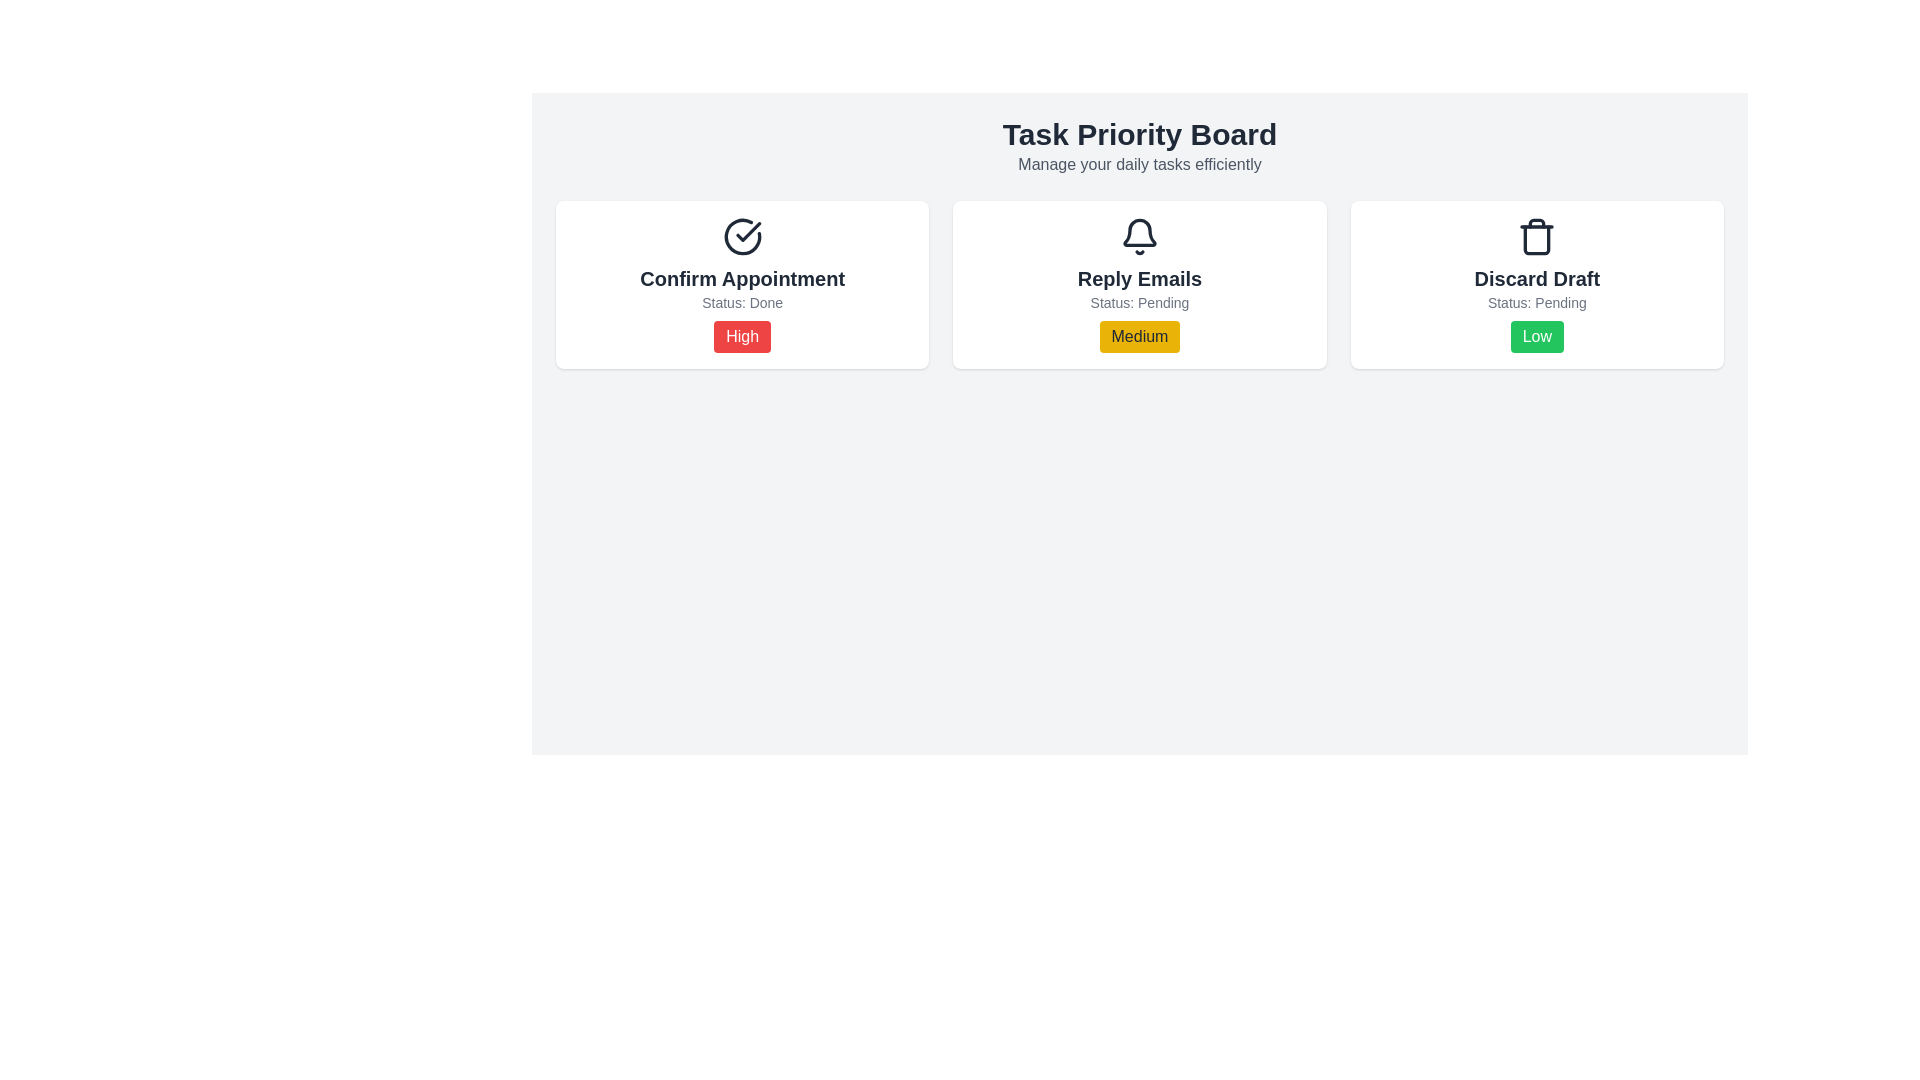 The height and width of the screenshot is (1080, 1920). I want to click on header text 'Task Priority Board' located at the top of the interface, which is prominently displayed in a large and bold font, so click(1140, 135).